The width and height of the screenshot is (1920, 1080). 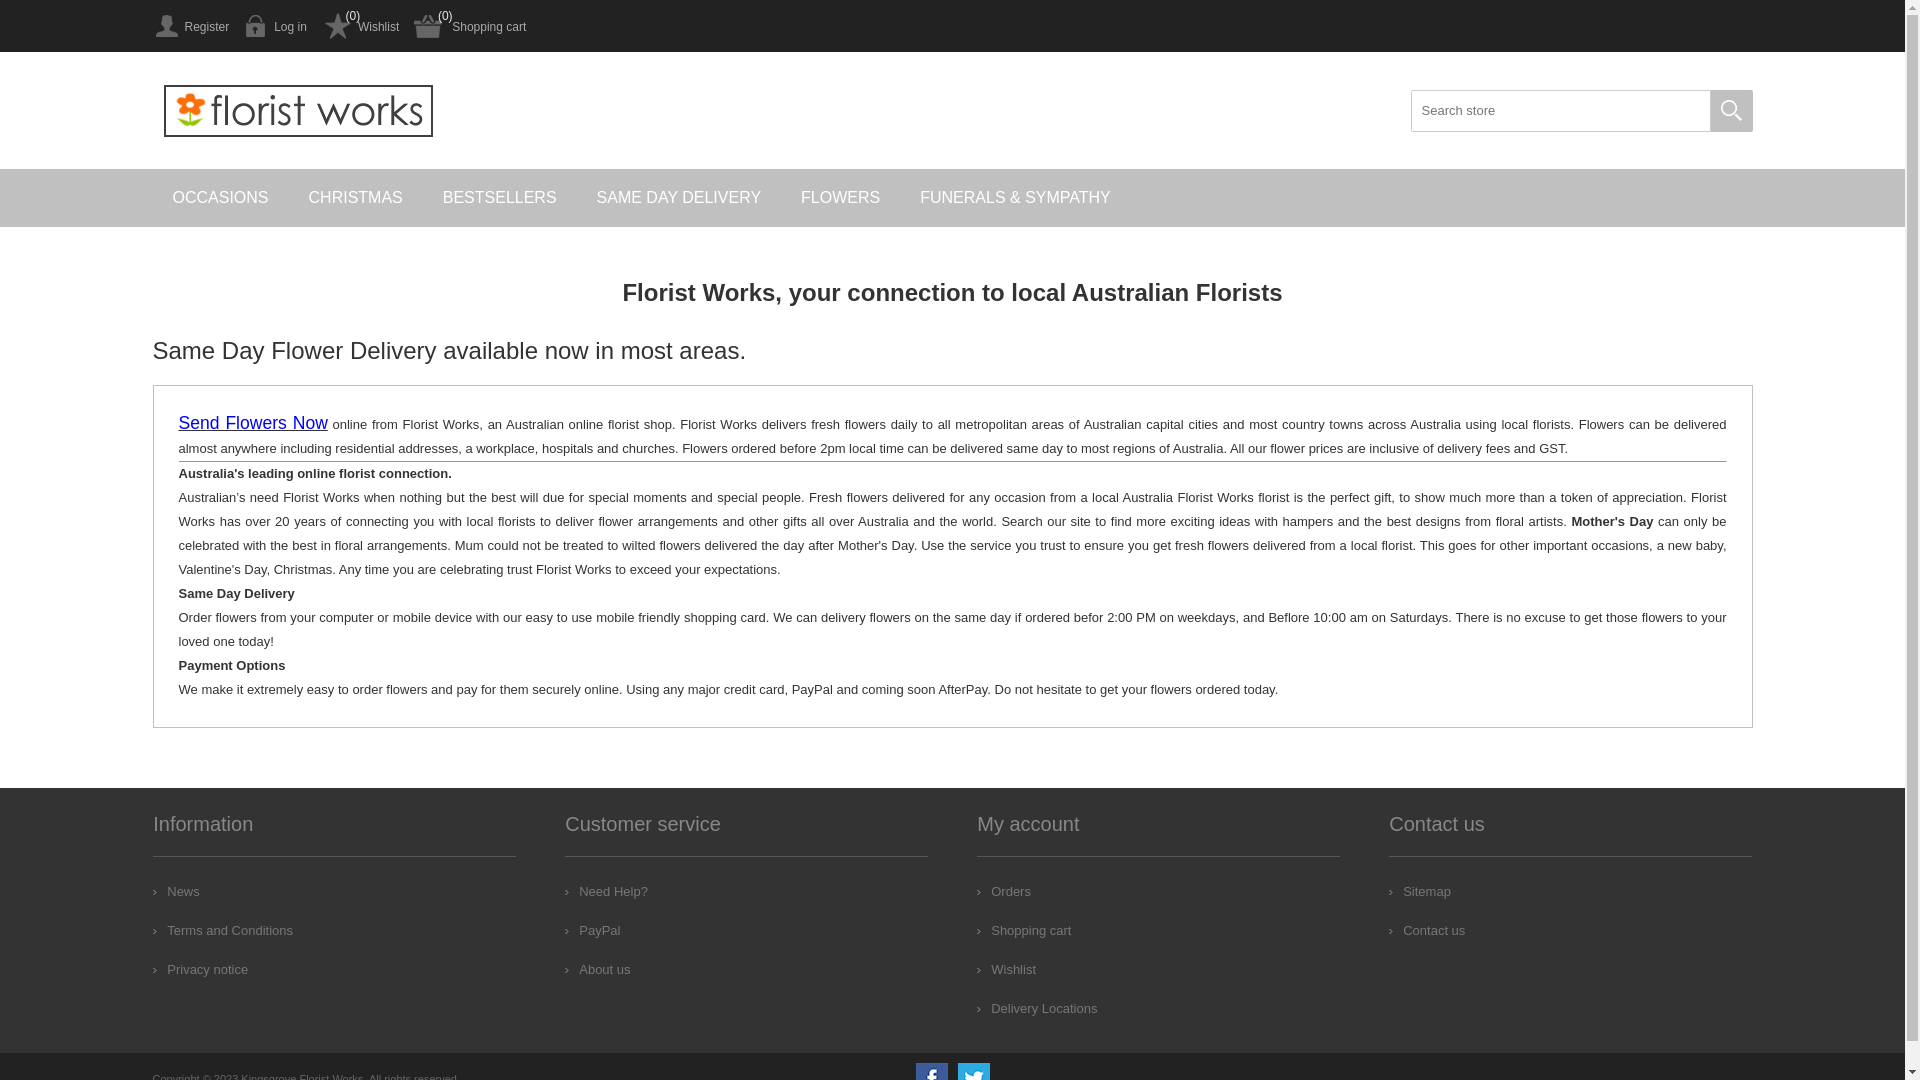 I want to click on 'Terms and Conditions', so click(x=222, y=930).